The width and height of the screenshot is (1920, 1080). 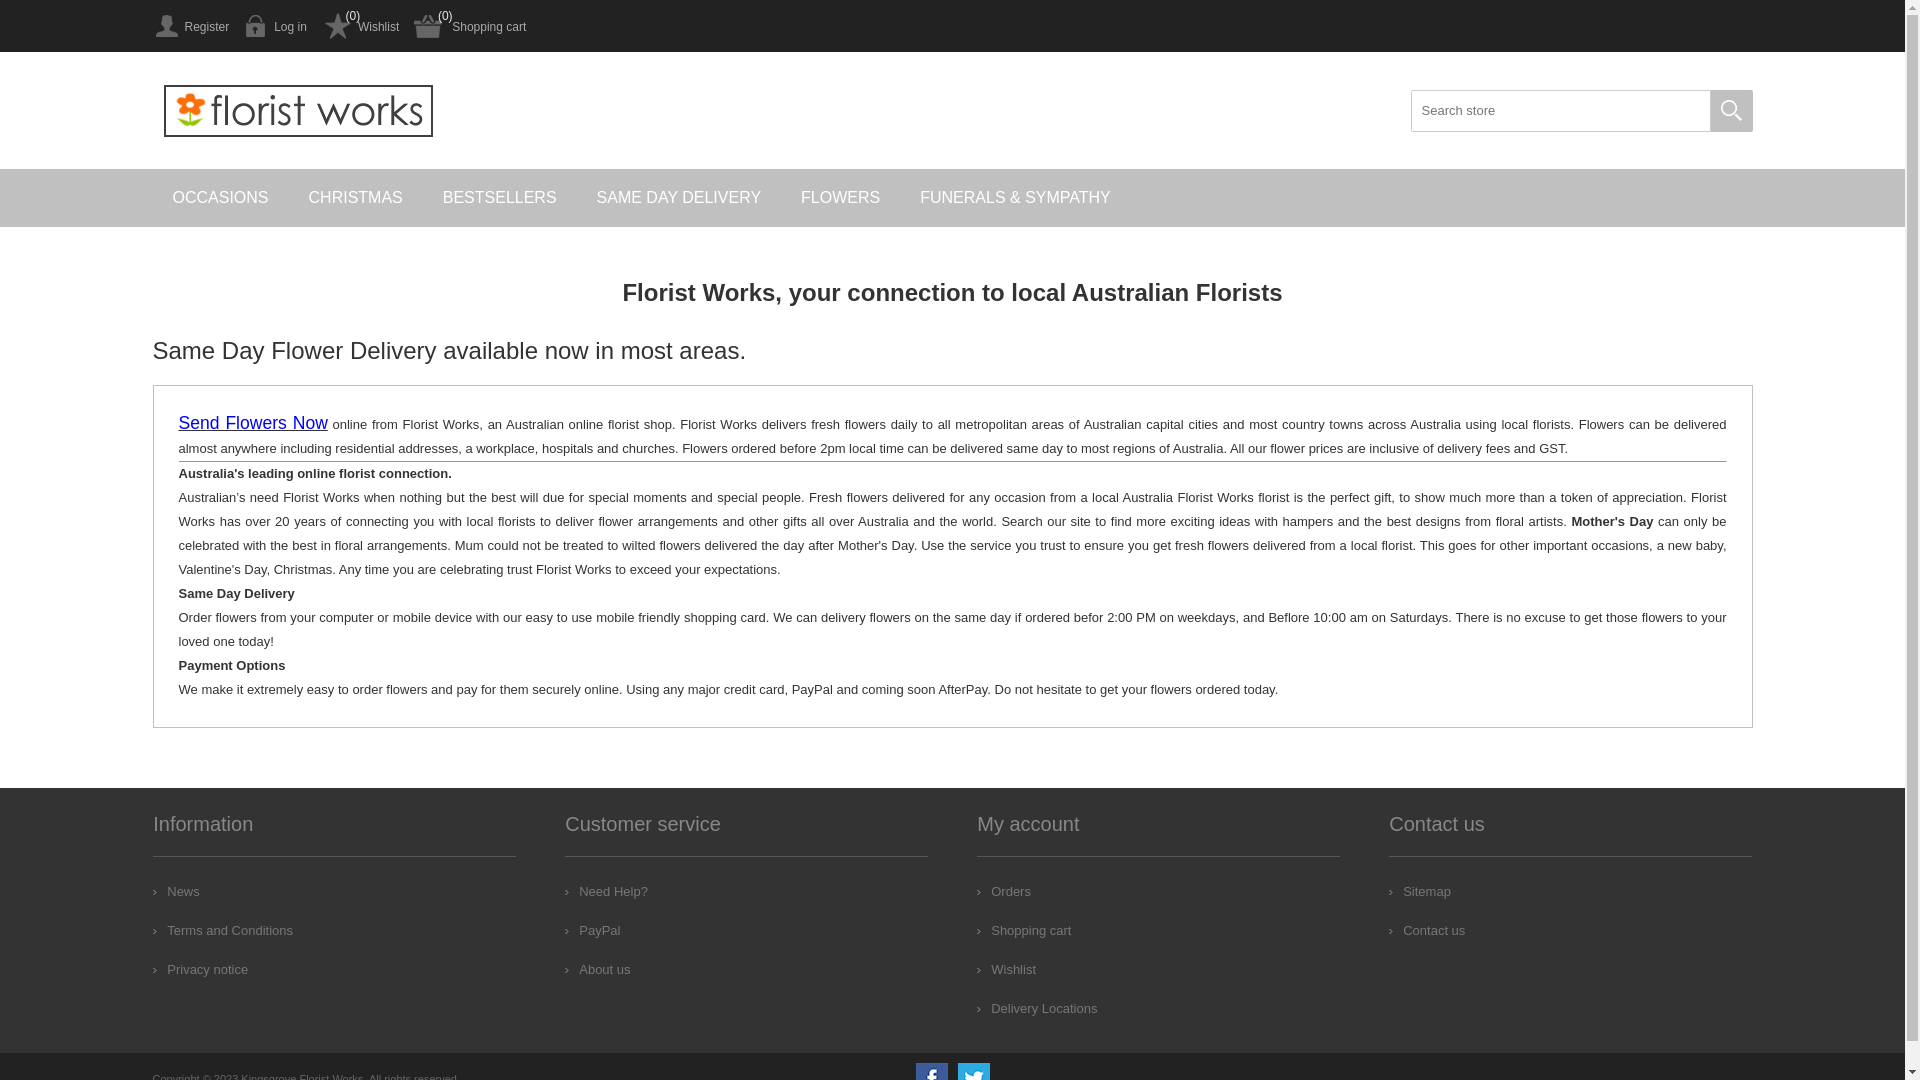 I want to click on 'Terms and Conditions', so click(x=222, y=930).